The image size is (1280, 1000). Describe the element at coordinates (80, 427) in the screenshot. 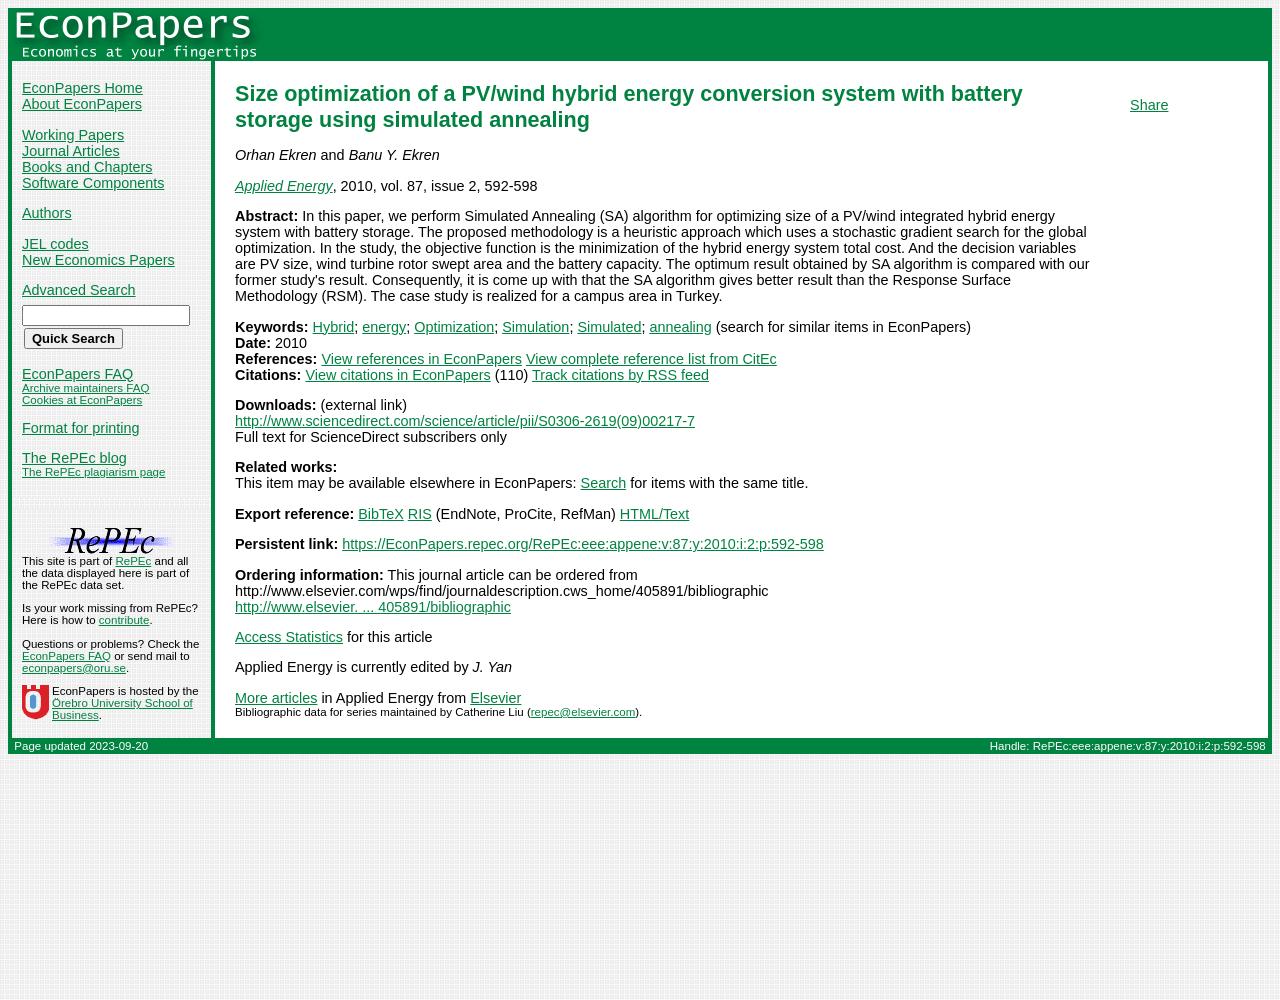

I see `'Format for printing'` at that location.